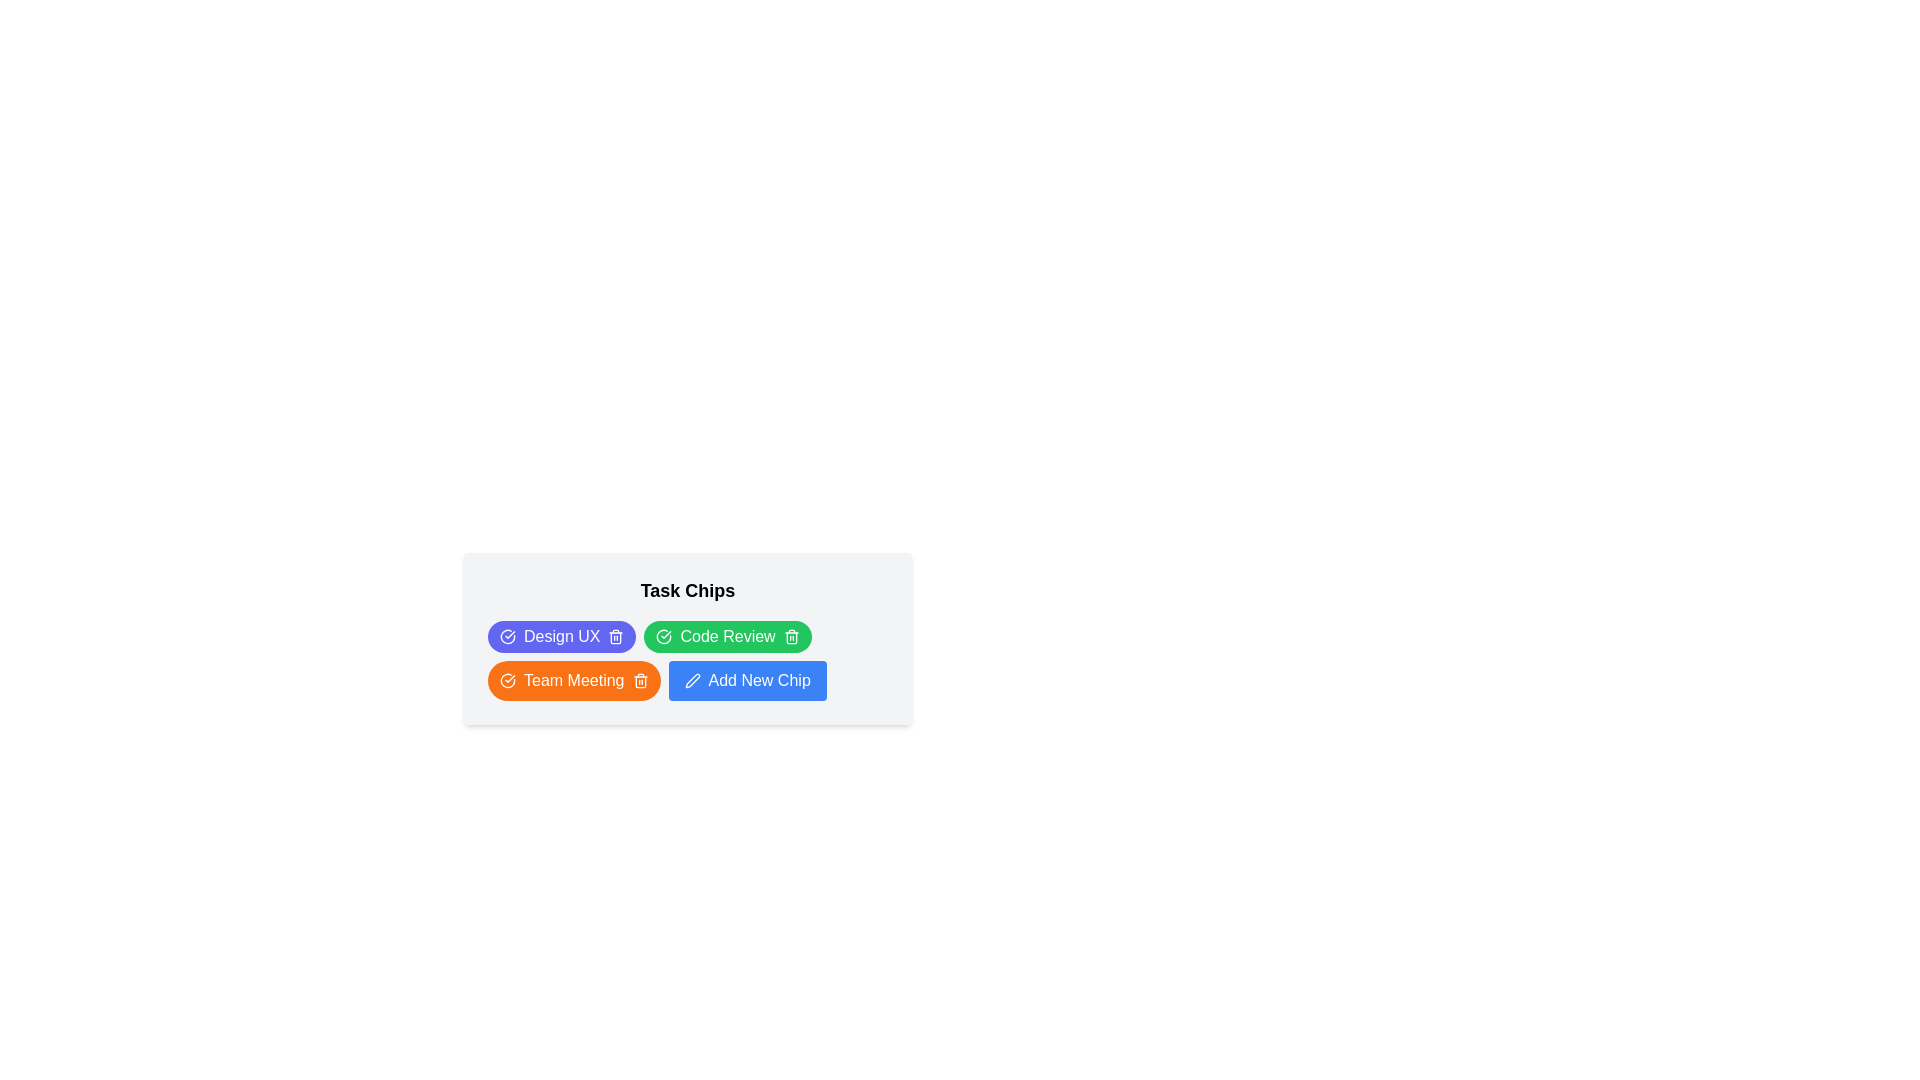  What do you see at coordinates (508, 636) in the screenshot?
I see `the visual indicator icon on the 'Design UX' chip, located at the top left of the task chips grid` at bounding box center [508, 636].